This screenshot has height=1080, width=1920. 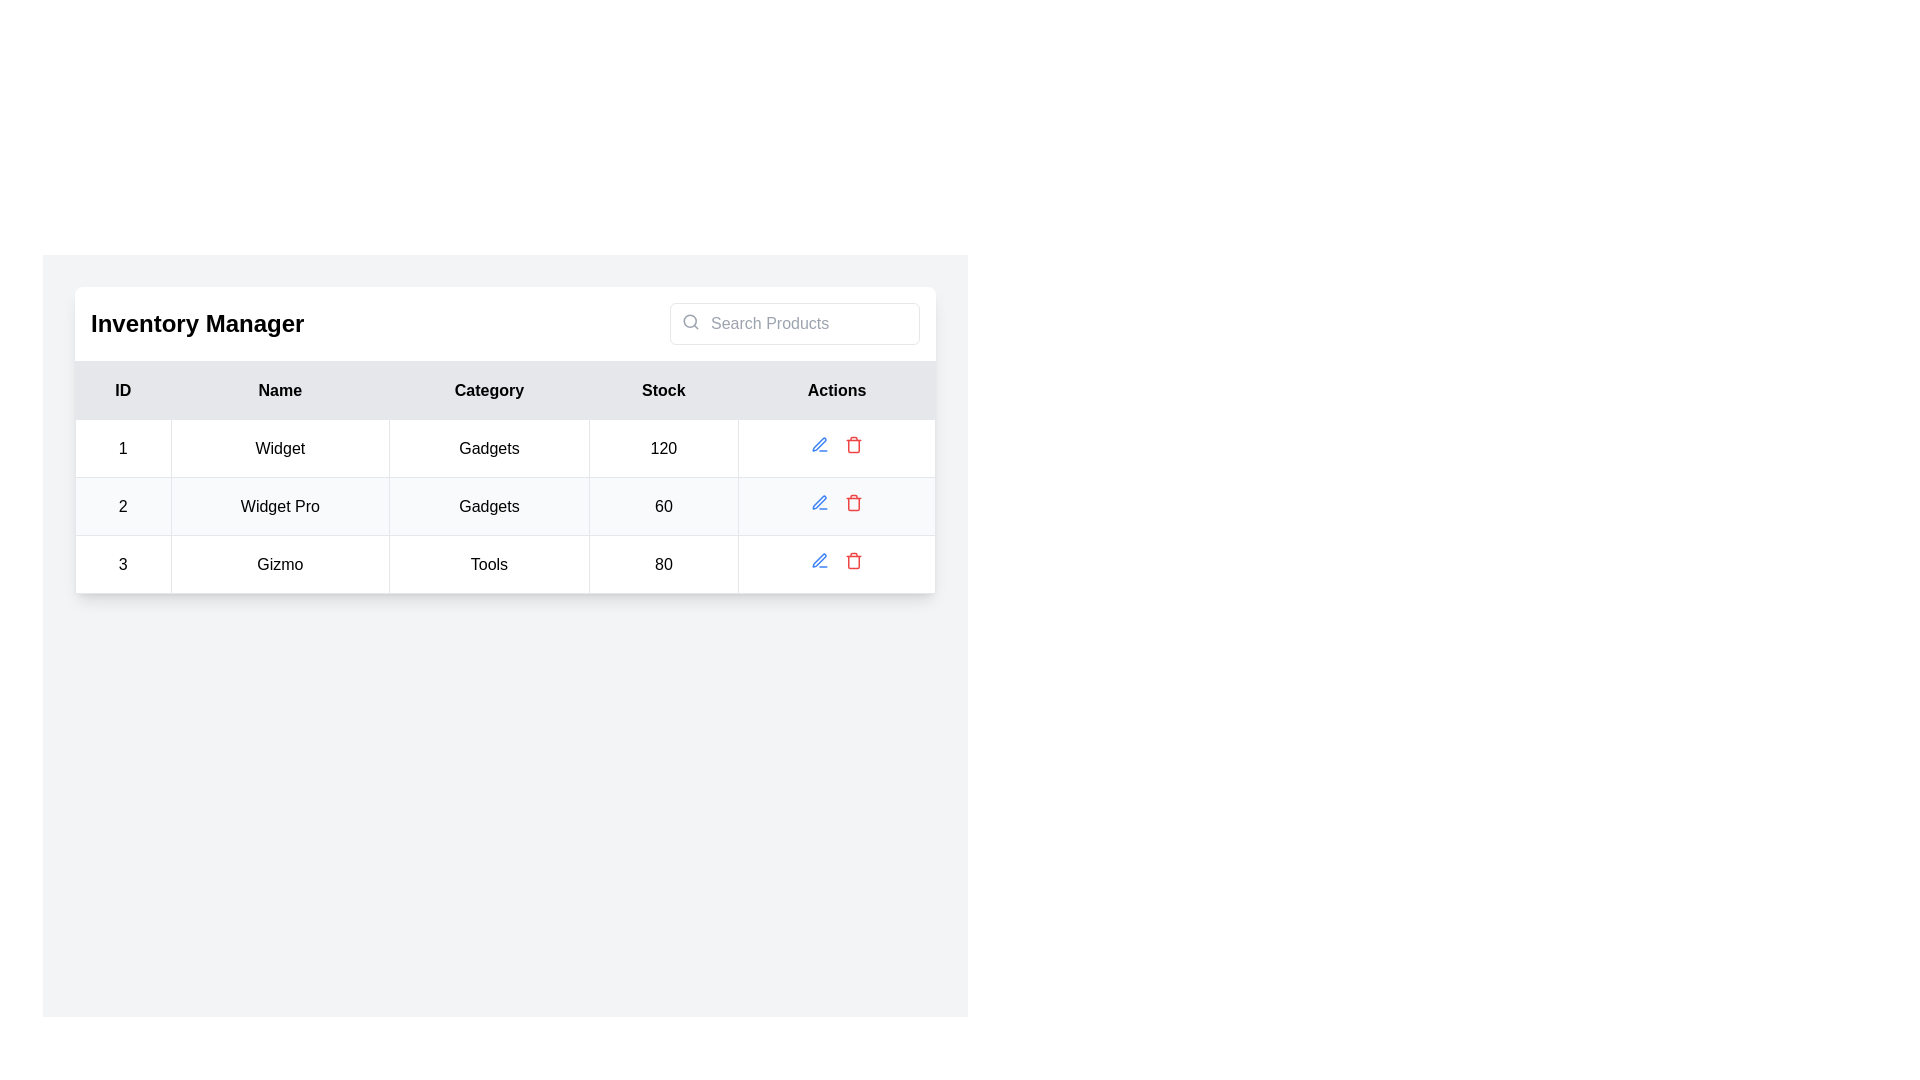 I want to click on the header cell displaying the word 'Category', which is the third entry in a row of five cells in the table header, located between the 'Name' and 'Stock' cells, so click(x=489, y=390).